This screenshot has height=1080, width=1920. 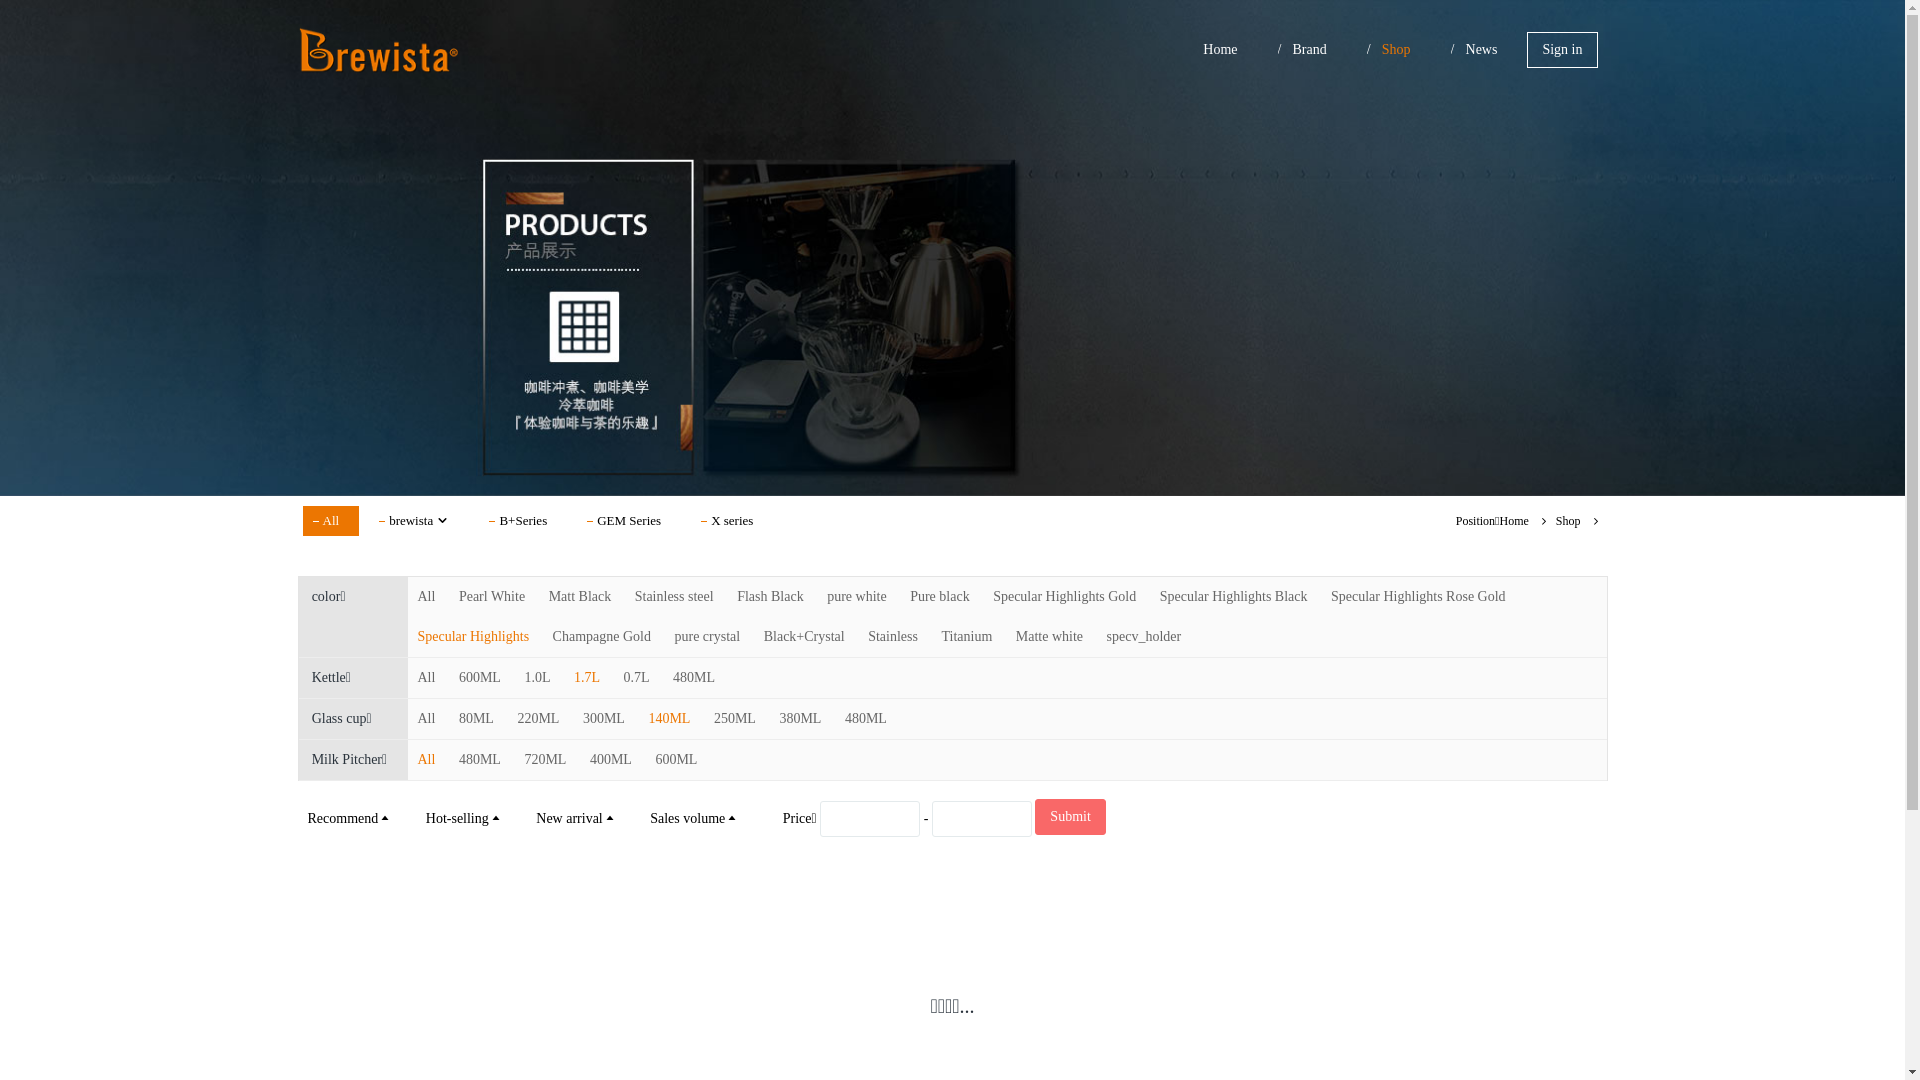 What do you see at coordinates (1232, 595) in the screenshot?
I see `'Specular Highlights Black'` at bounding box center [1232, 595].